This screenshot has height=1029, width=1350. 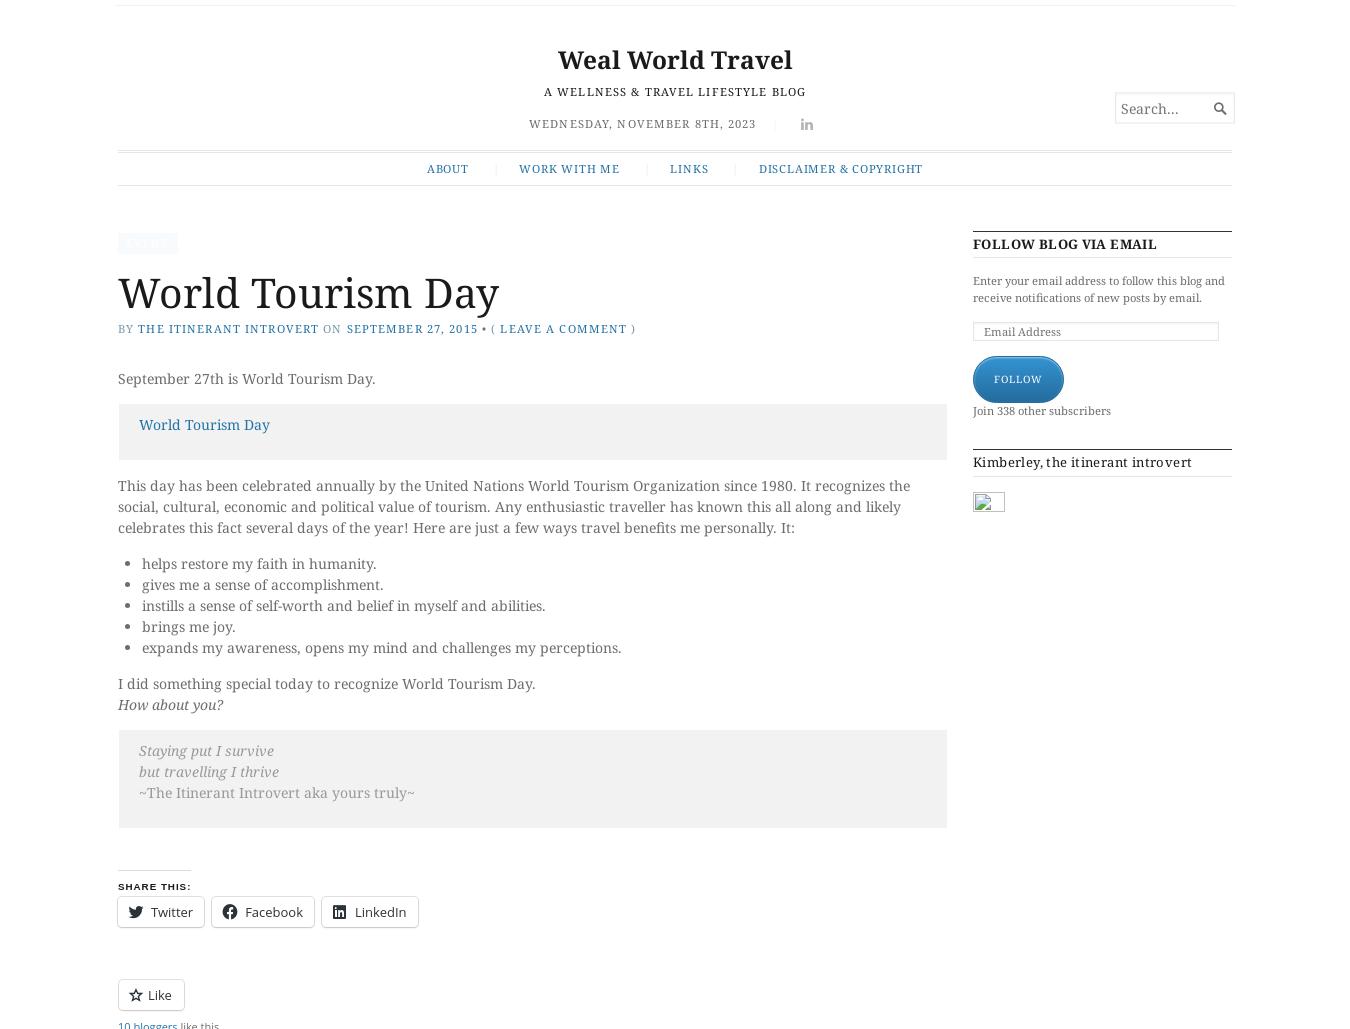 I want to click on 'Wednesday, November 8th, 2023', so click(x=642, y=121).